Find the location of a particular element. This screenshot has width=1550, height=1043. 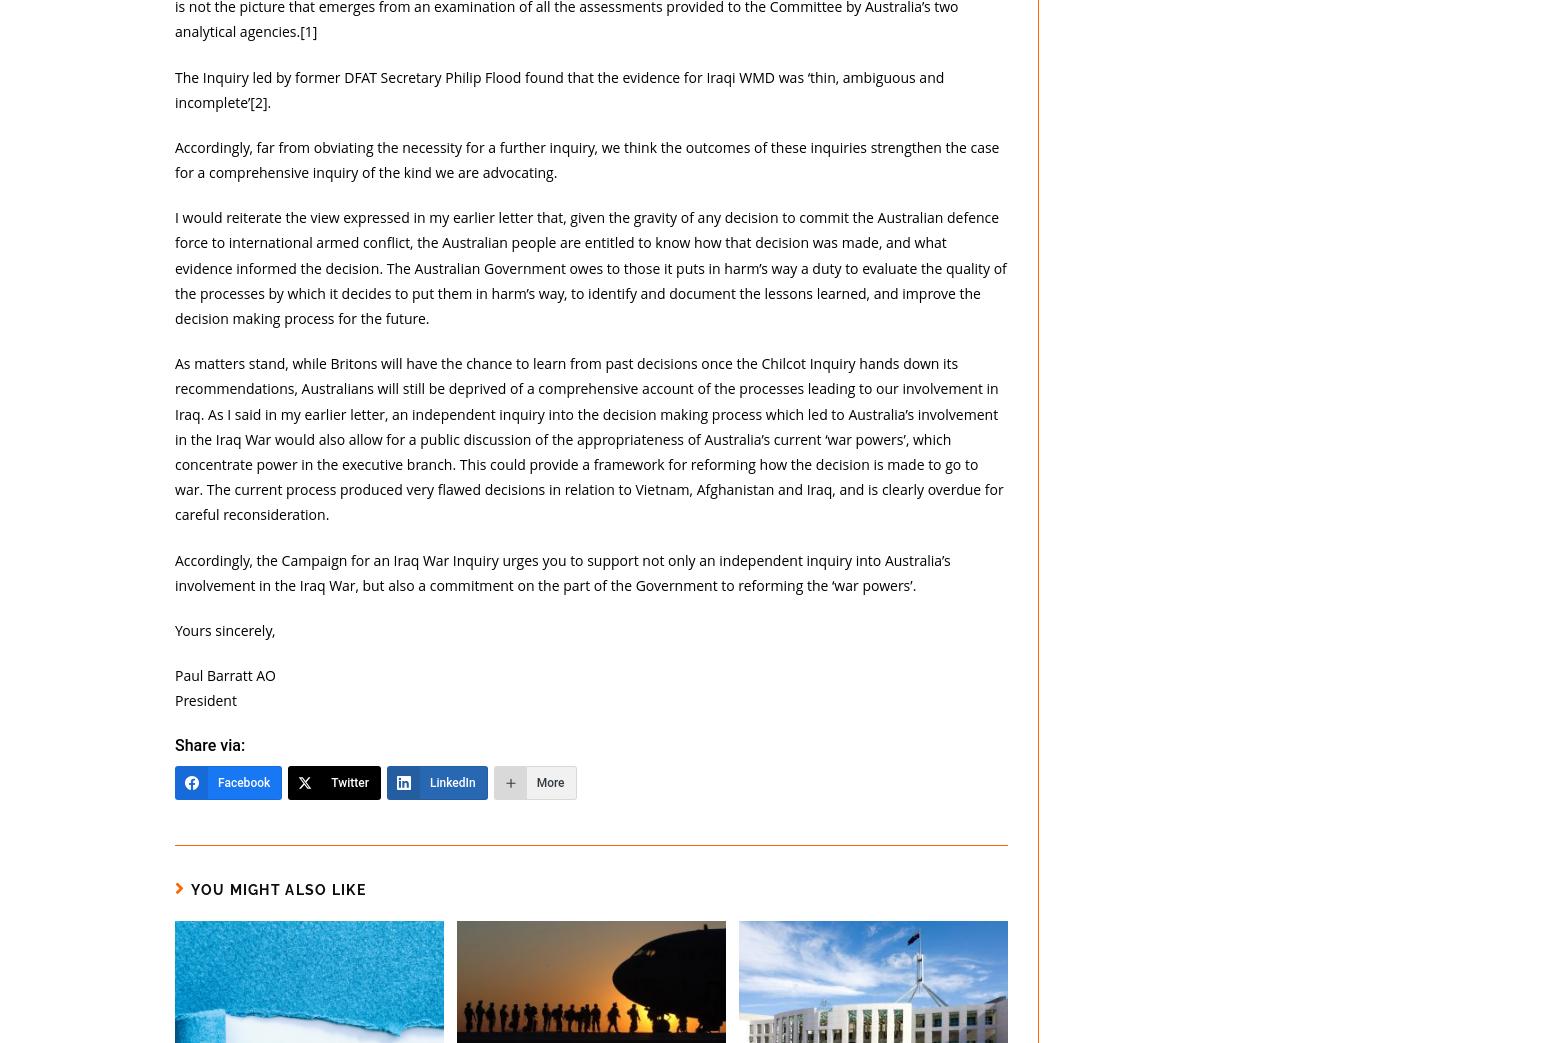

'LinkedIn' is located at coordinates (451, 781).